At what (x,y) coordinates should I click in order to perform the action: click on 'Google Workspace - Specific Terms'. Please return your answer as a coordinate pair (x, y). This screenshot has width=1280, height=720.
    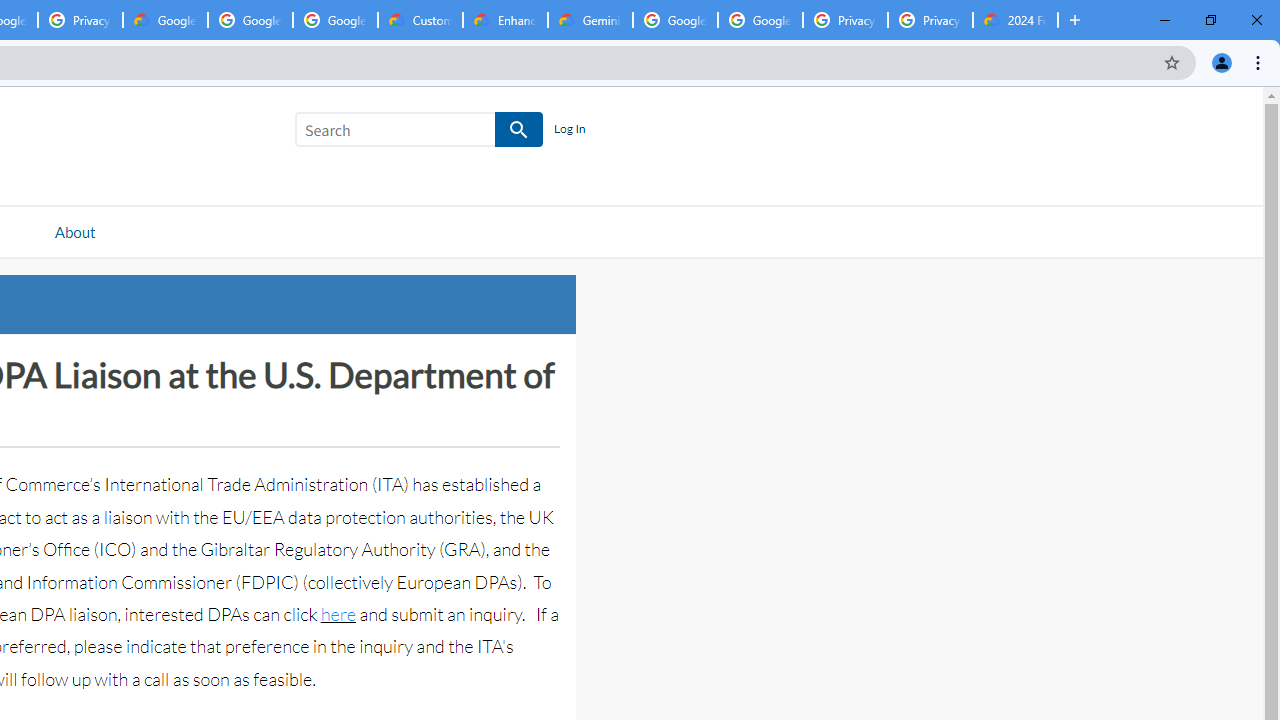
    Looking at the image, I should click on (249, 20).